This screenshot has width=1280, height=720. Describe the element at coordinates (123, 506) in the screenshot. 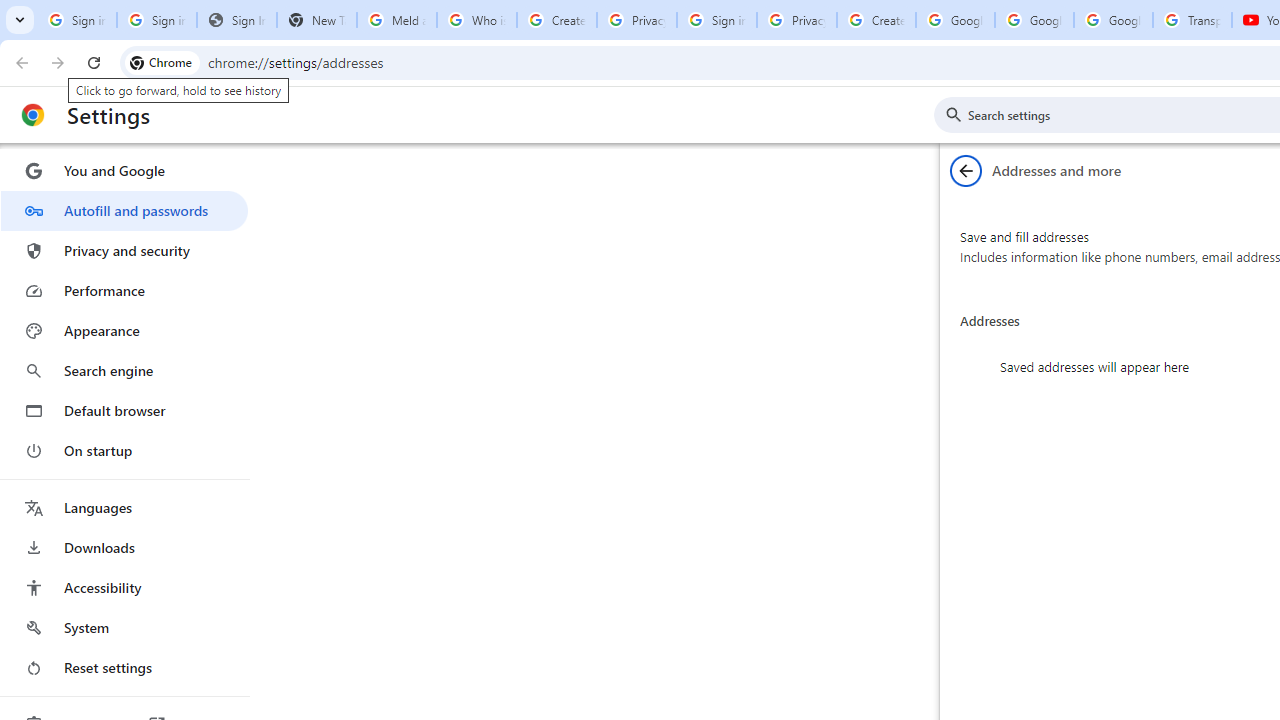

I see `'Languages'` at that location.